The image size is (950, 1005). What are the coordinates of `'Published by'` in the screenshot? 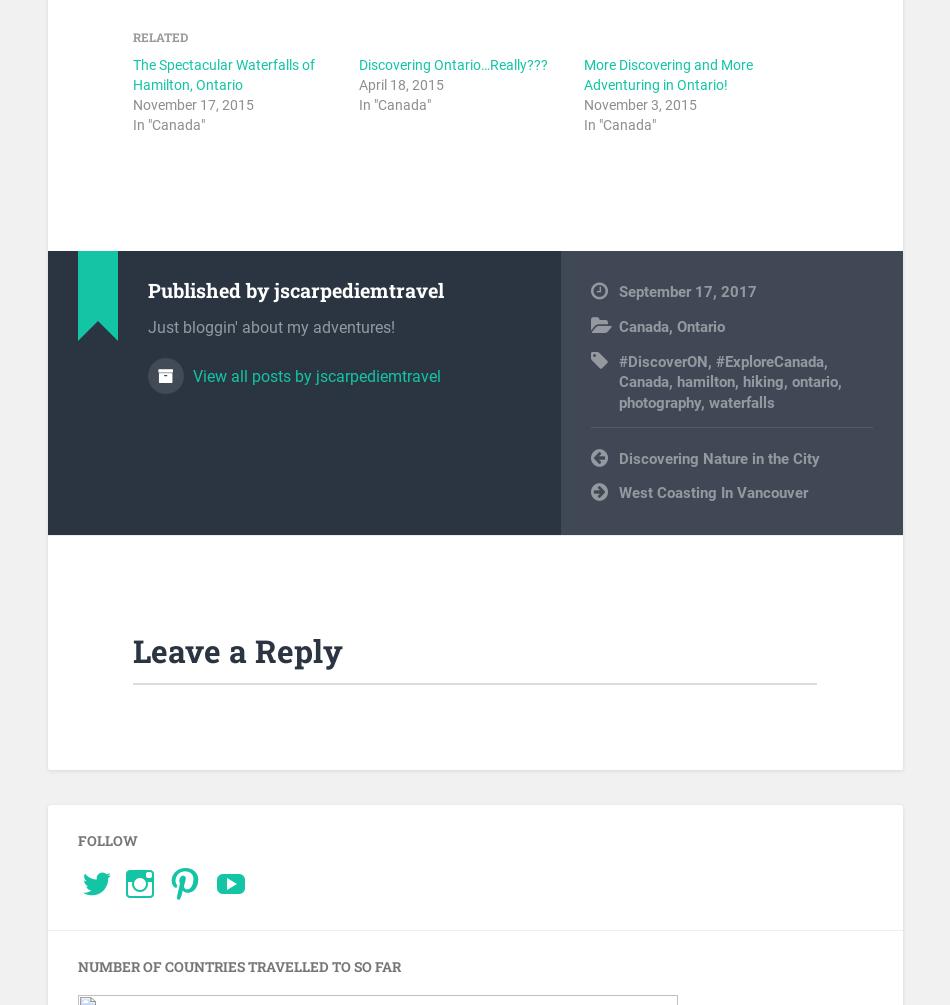 It's located at (210, 289).